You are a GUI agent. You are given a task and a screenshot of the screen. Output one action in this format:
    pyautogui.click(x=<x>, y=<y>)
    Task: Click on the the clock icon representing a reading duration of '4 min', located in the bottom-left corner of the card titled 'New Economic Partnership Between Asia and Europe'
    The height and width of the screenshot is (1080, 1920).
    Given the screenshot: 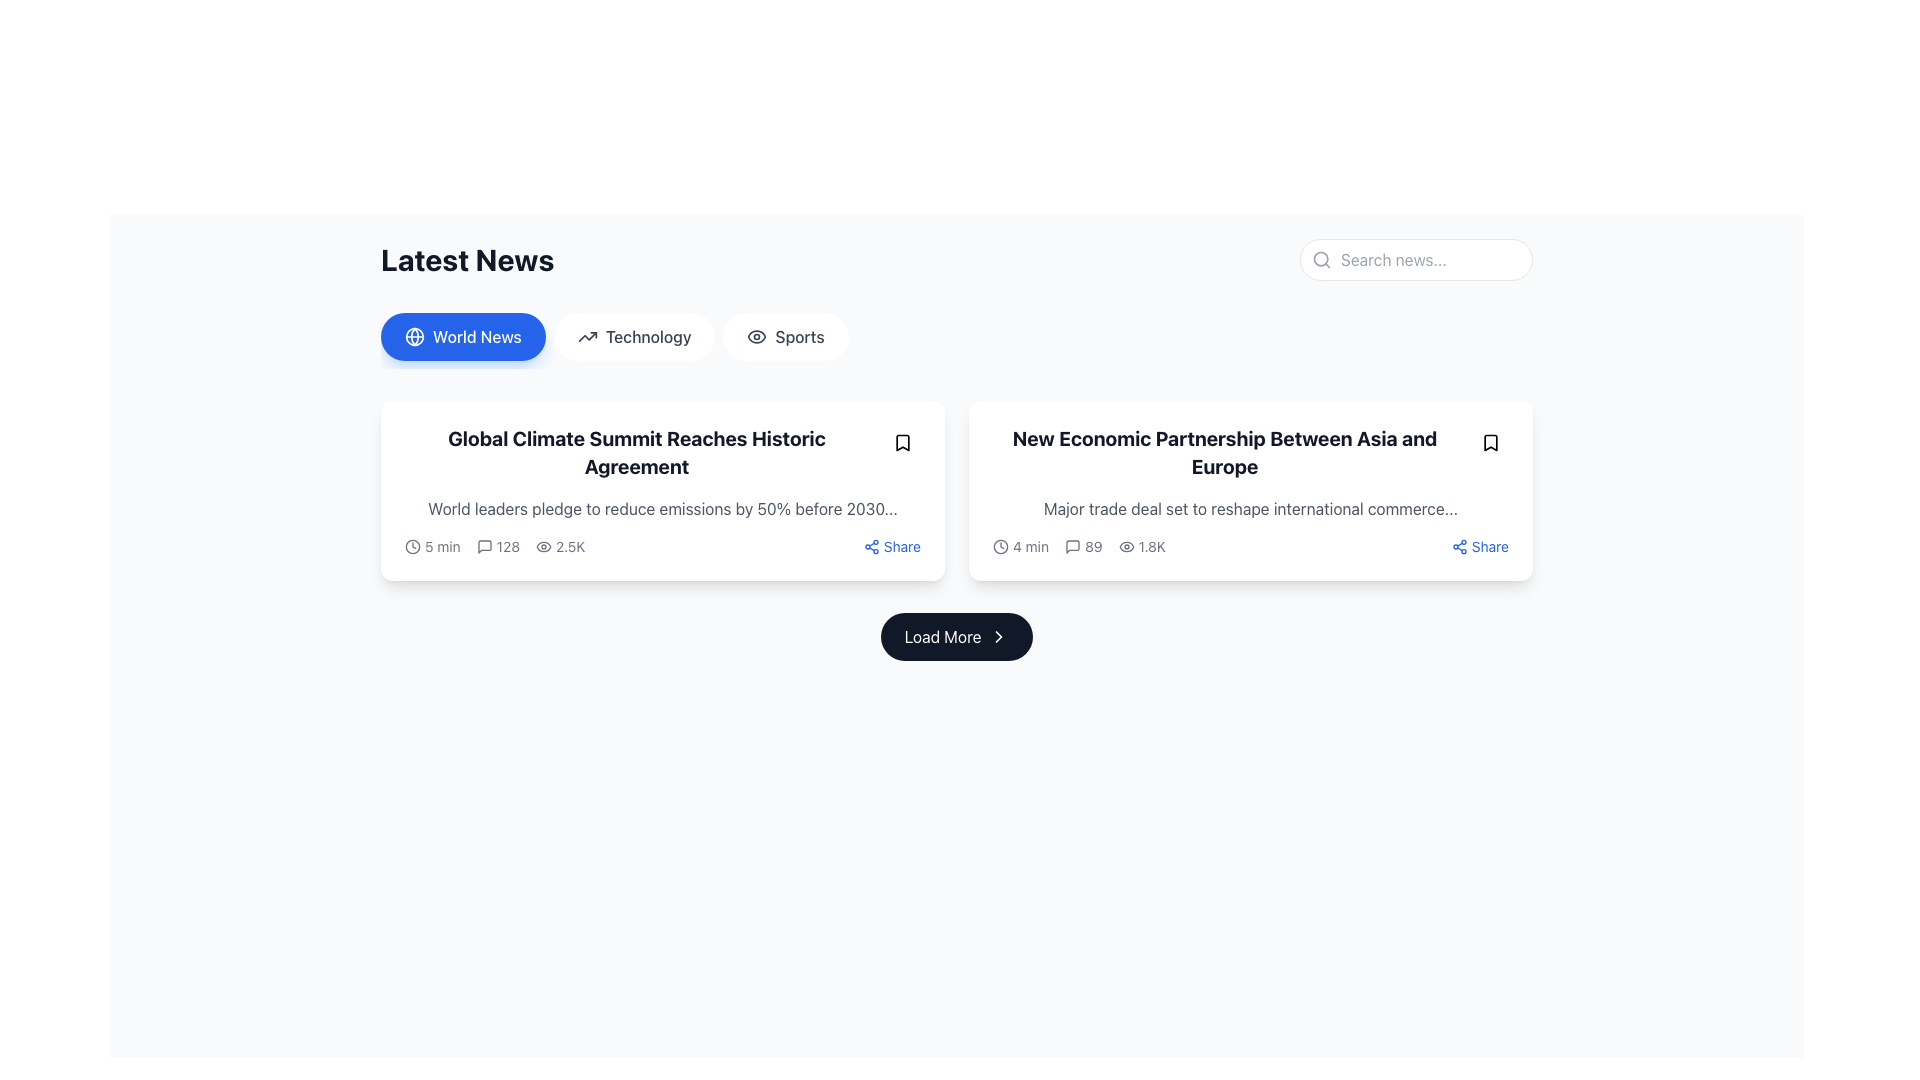 What is the action you would take?
    pyautogui.click(x=1001, y=547)
    